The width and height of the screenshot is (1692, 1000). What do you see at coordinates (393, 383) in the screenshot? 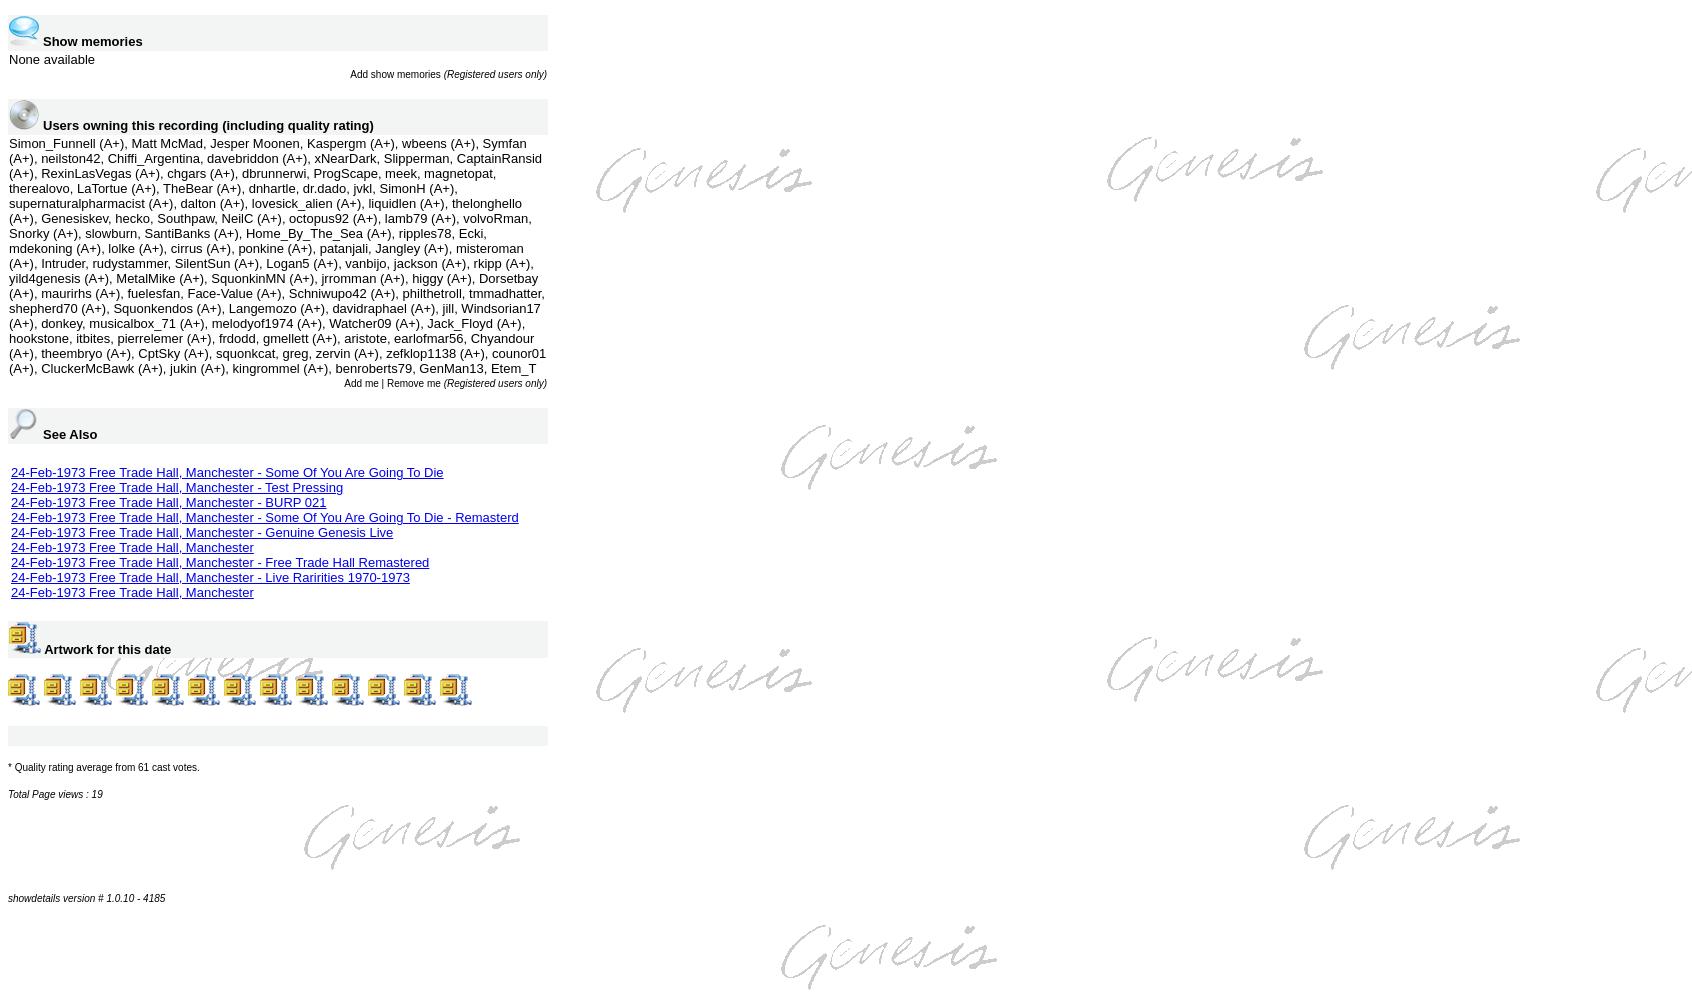
I see `'Add me | Remove me'` at bounding box center [393, 383].